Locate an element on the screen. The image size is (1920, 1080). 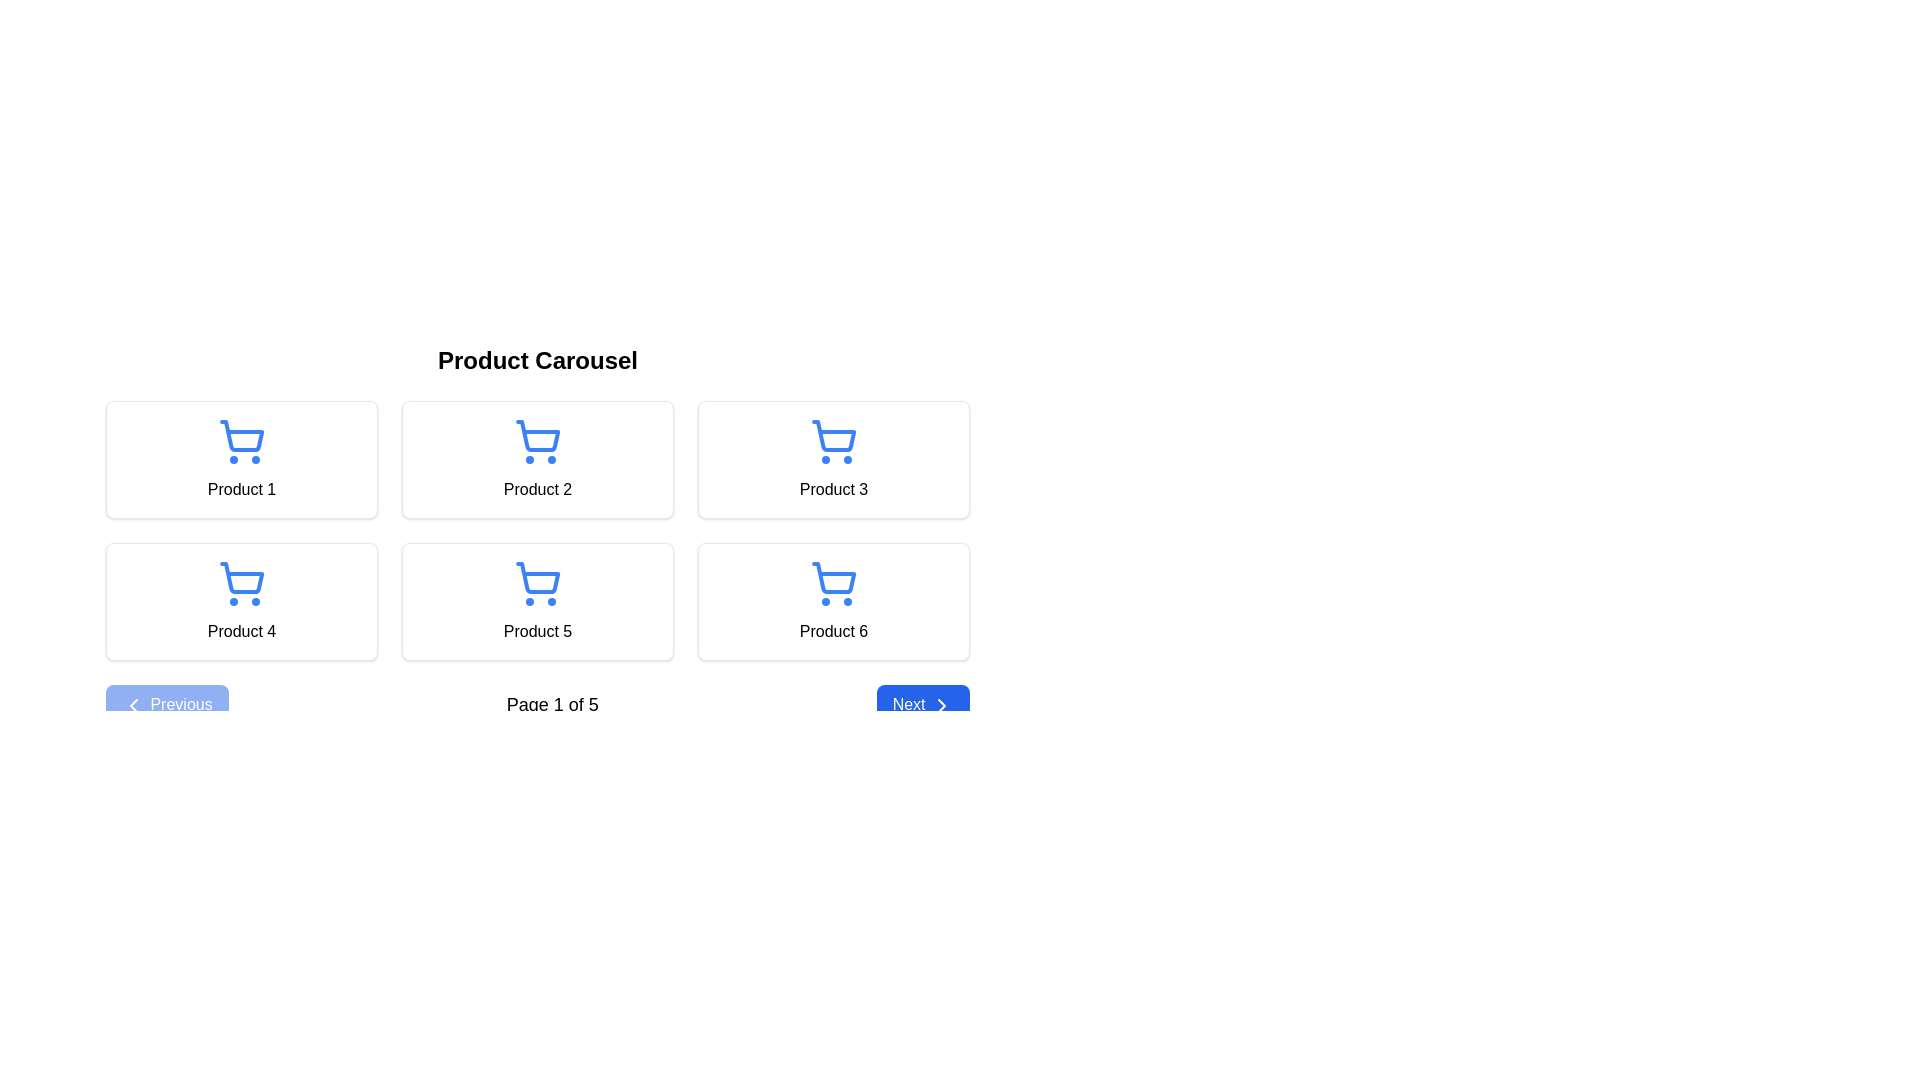
the shopping cart icon representing 'Product 5' located in the middle column of the bottom row in the product grid is located at coordinates (538, 578).